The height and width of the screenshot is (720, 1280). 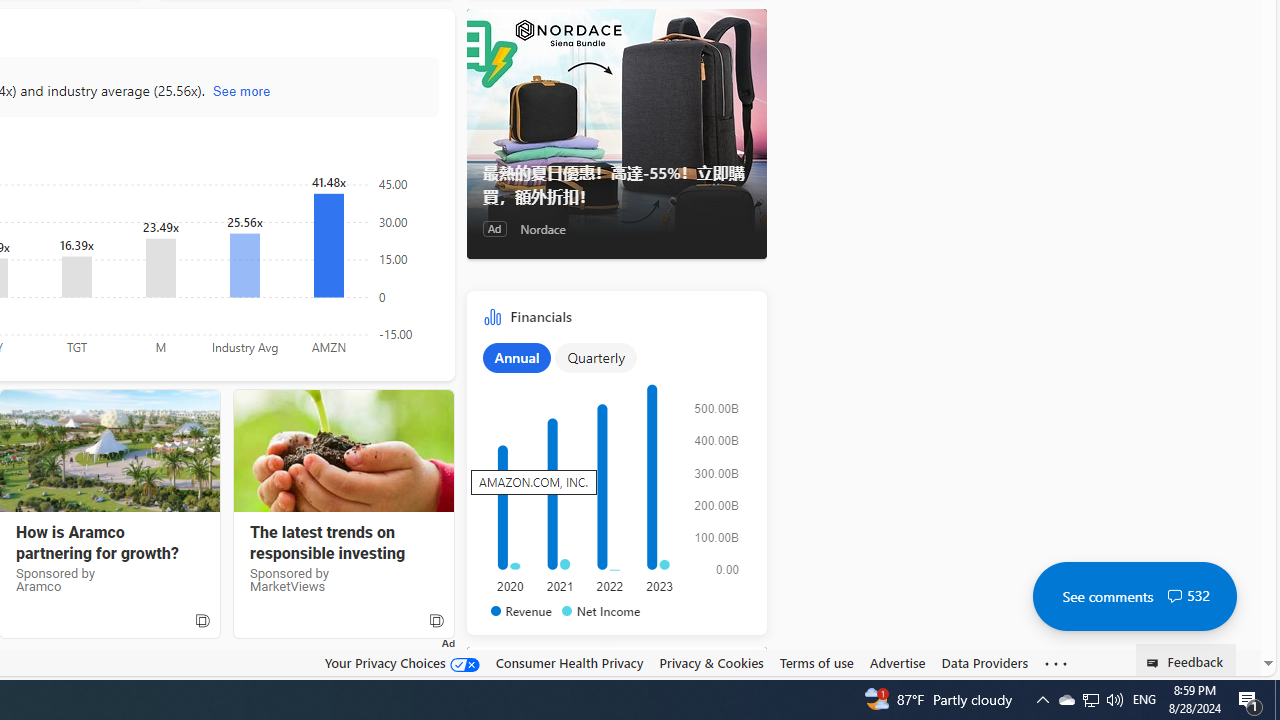 What do you see at coordinates (1134, 595) in the screenshot?
I see `'See comments 532'` at bounding box center [1134, 595].